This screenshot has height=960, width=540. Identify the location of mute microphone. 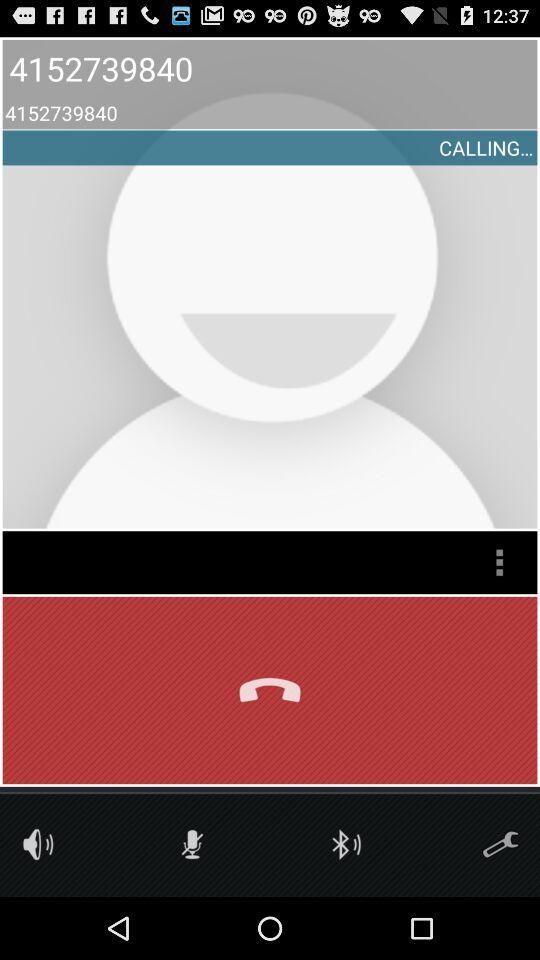
(192, 843).